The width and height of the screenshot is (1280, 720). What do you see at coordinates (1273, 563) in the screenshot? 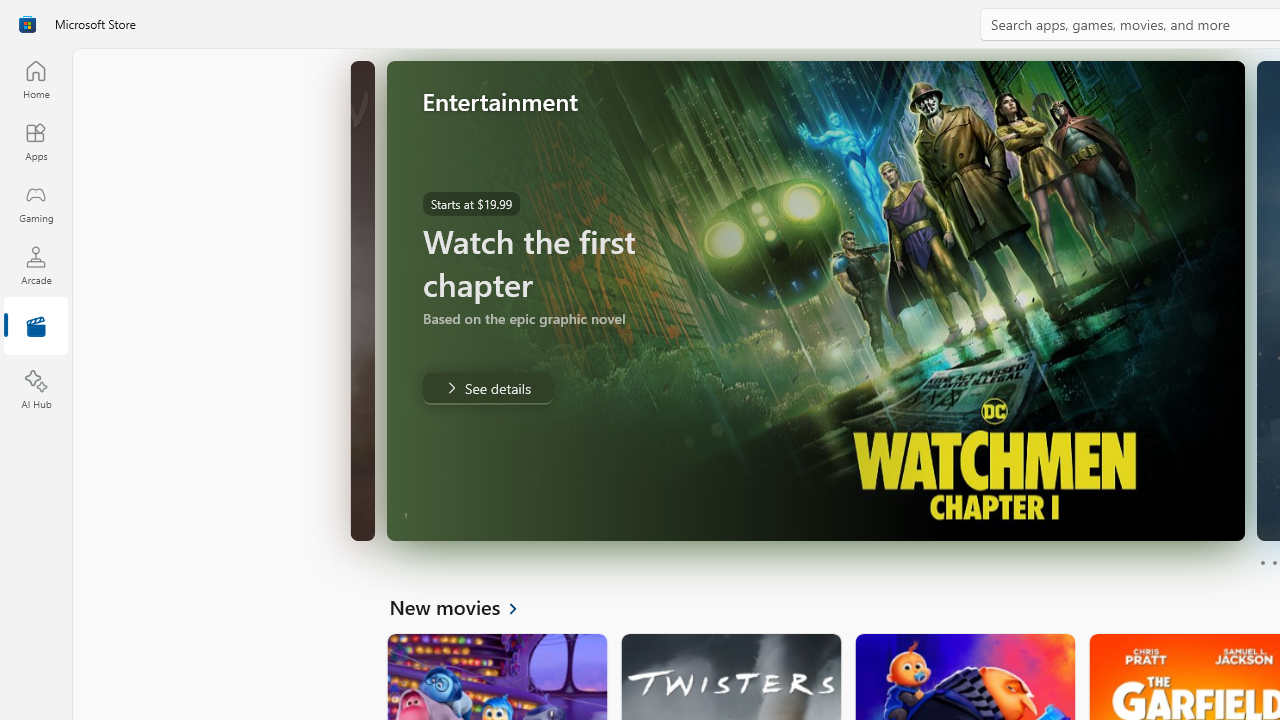
I see `'Page 2'` at bounding box center [1273, 563].